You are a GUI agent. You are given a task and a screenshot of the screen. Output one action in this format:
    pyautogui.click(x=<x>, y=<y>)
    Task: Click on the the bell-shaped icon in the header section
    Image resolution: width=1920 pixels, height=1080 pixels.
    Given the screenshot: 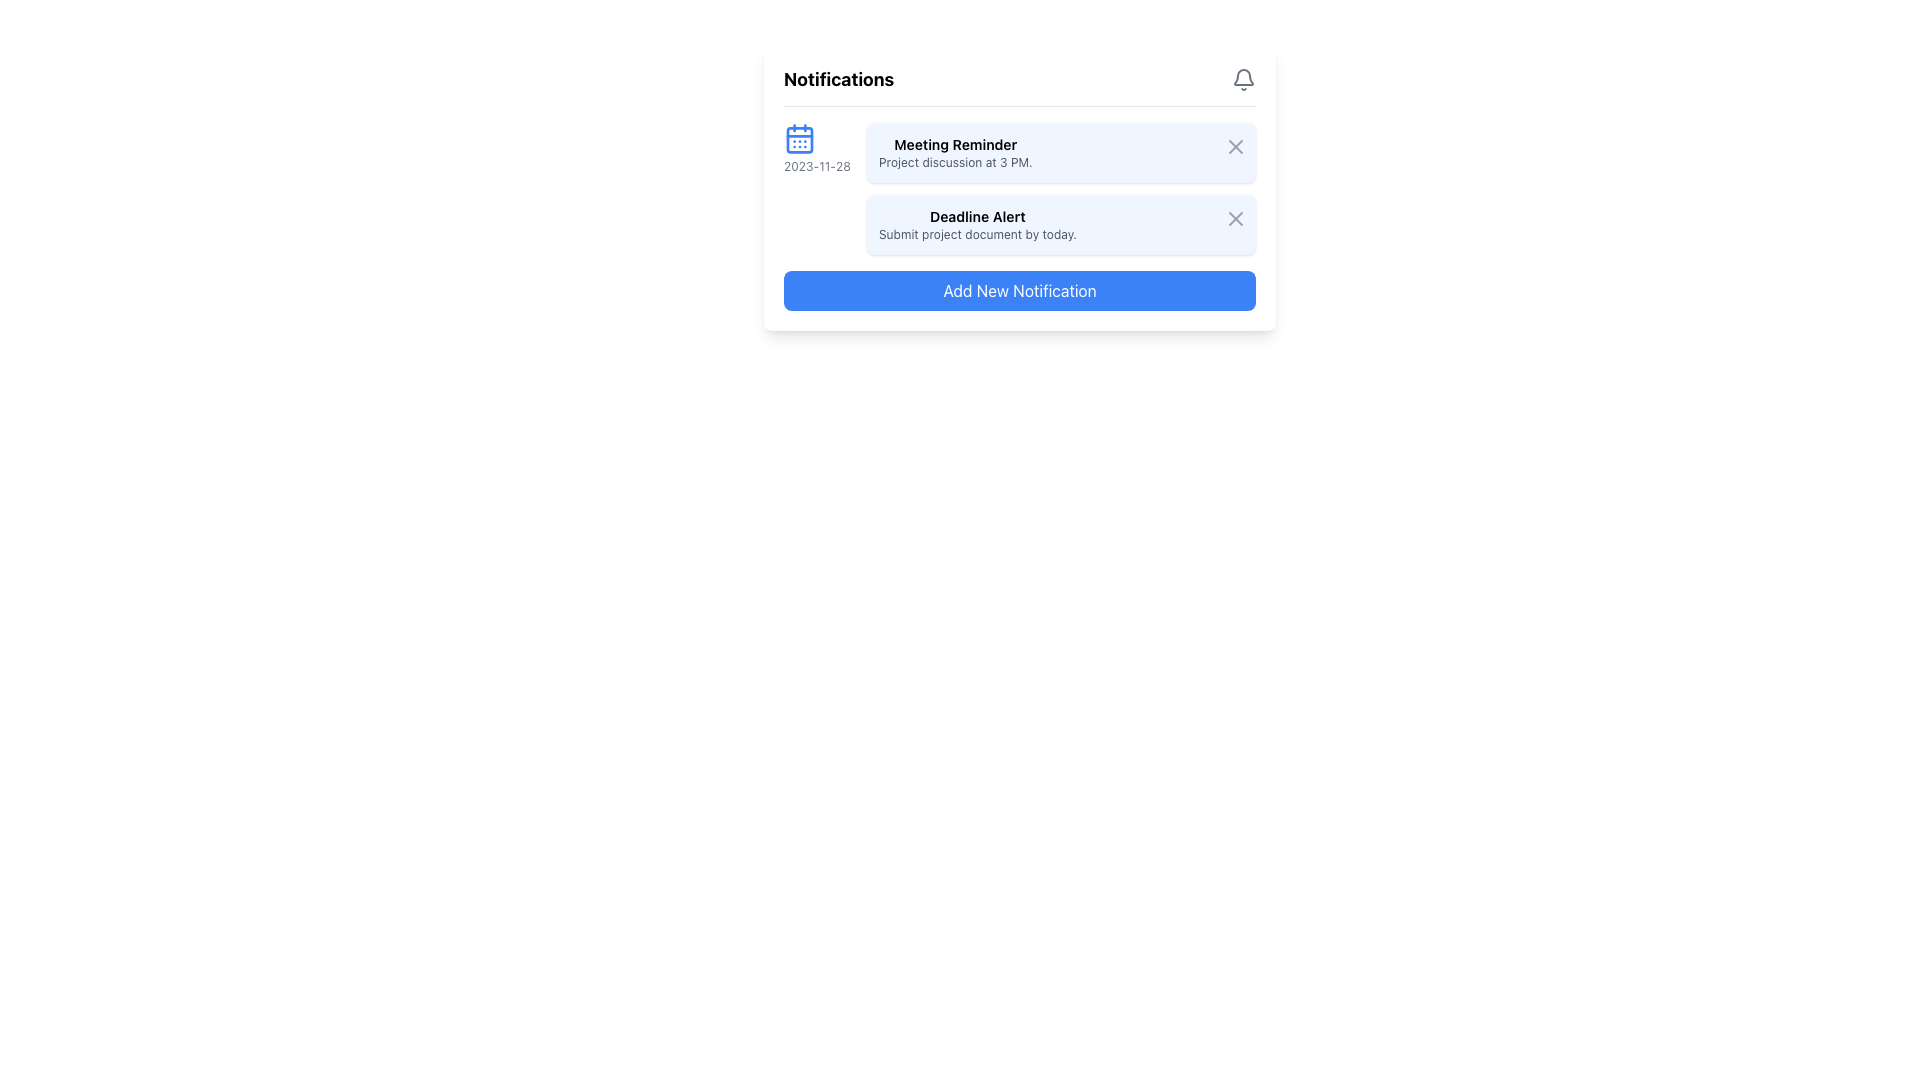 What is the action you would take?
    pyautogui.click(x=1242, y=79)
    